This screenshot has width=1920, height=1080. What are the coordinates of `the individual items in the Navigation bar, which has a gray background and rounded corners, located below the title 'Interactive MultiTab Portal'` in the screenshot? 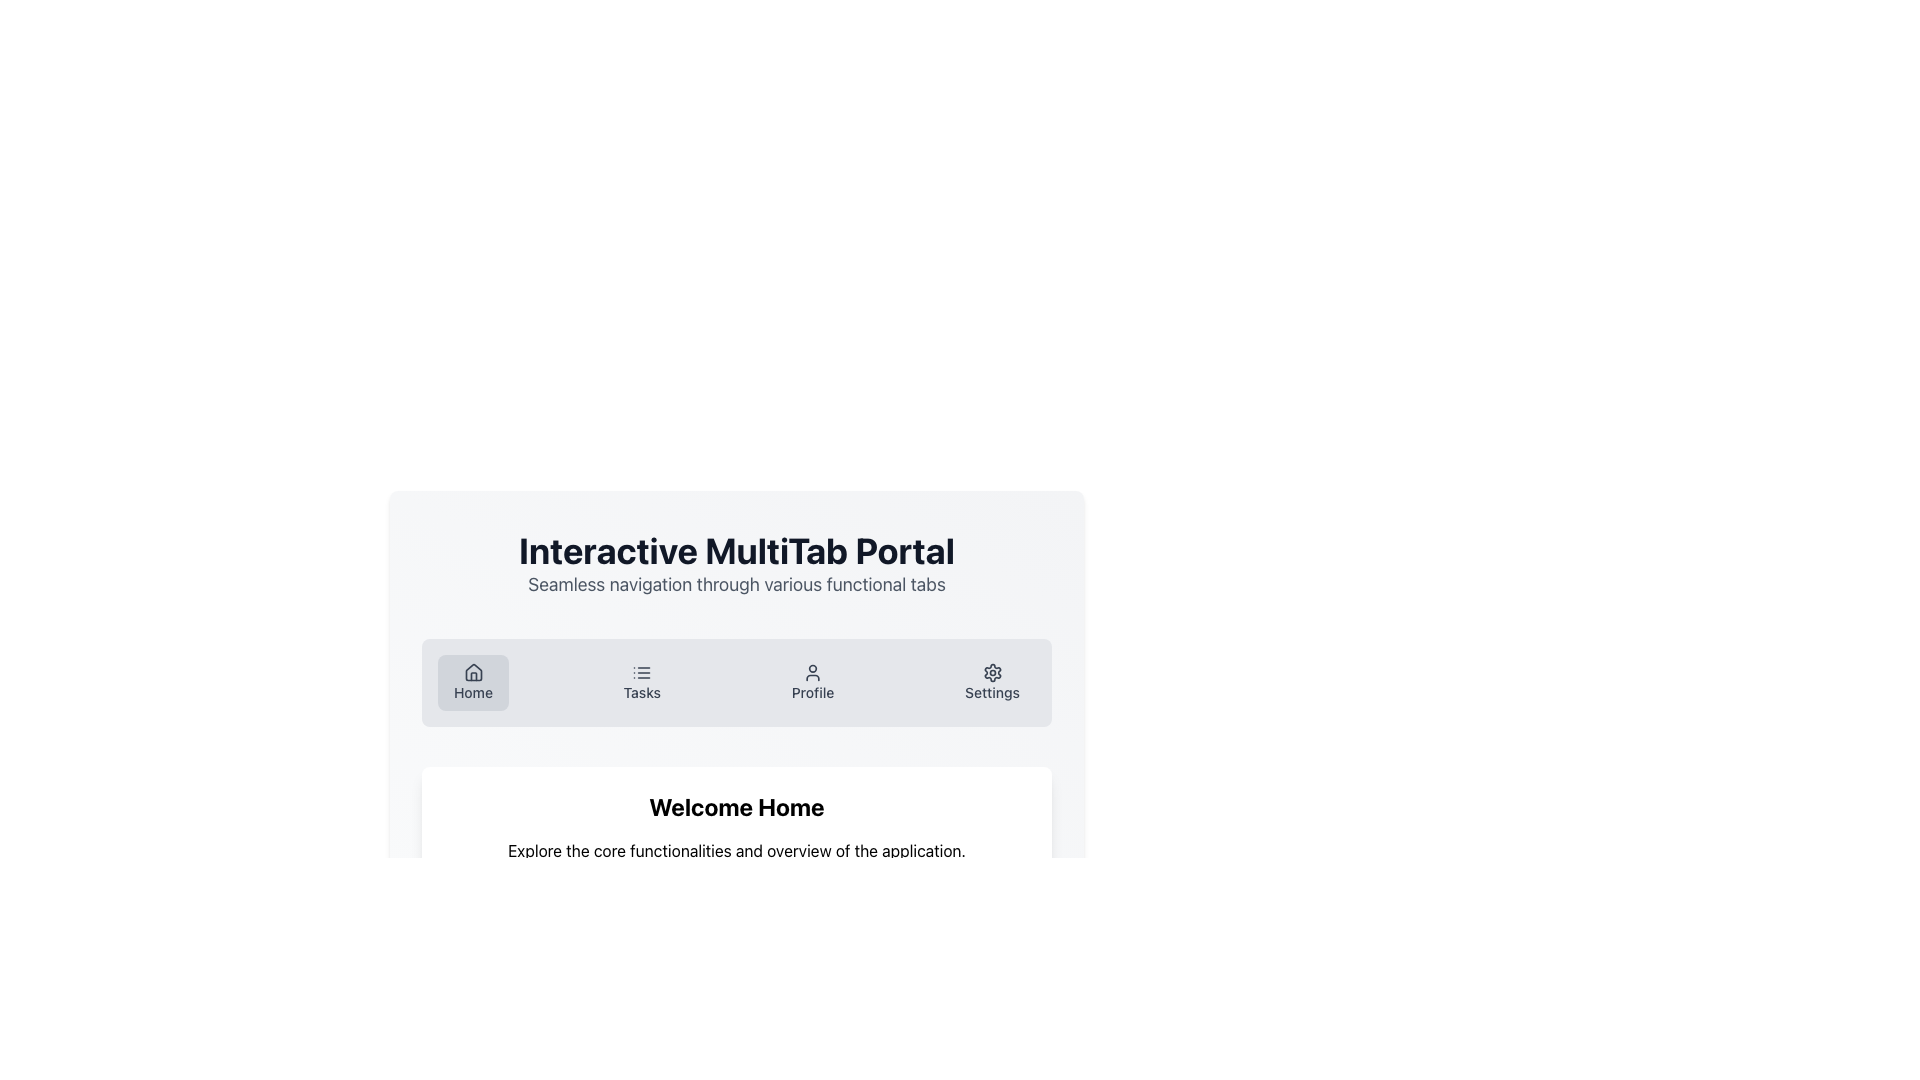 It's located at (736, 681).